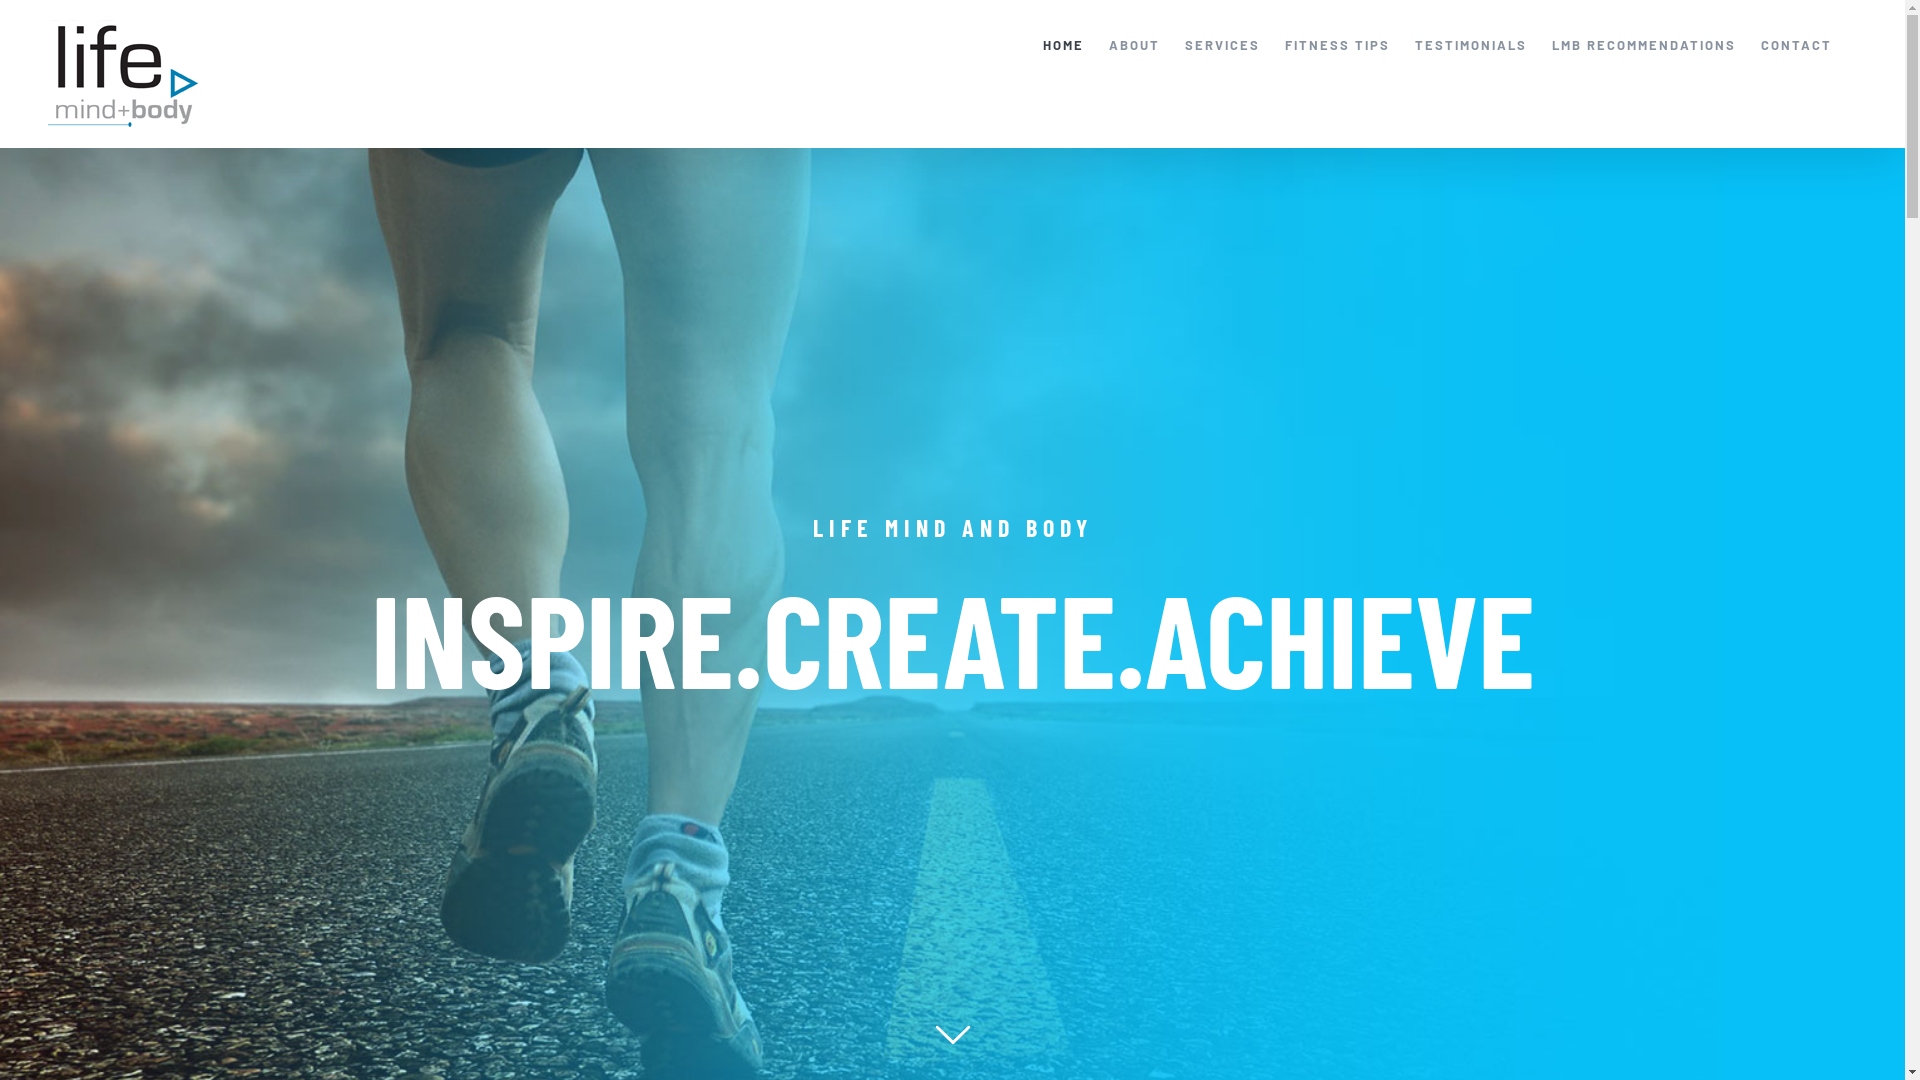 The width and height of the screenshot is (1920, 1080). What do you see at coordinates (1041, 45) in the screenshot?
I see `'HOME'` at bounding box center [1041, 45].